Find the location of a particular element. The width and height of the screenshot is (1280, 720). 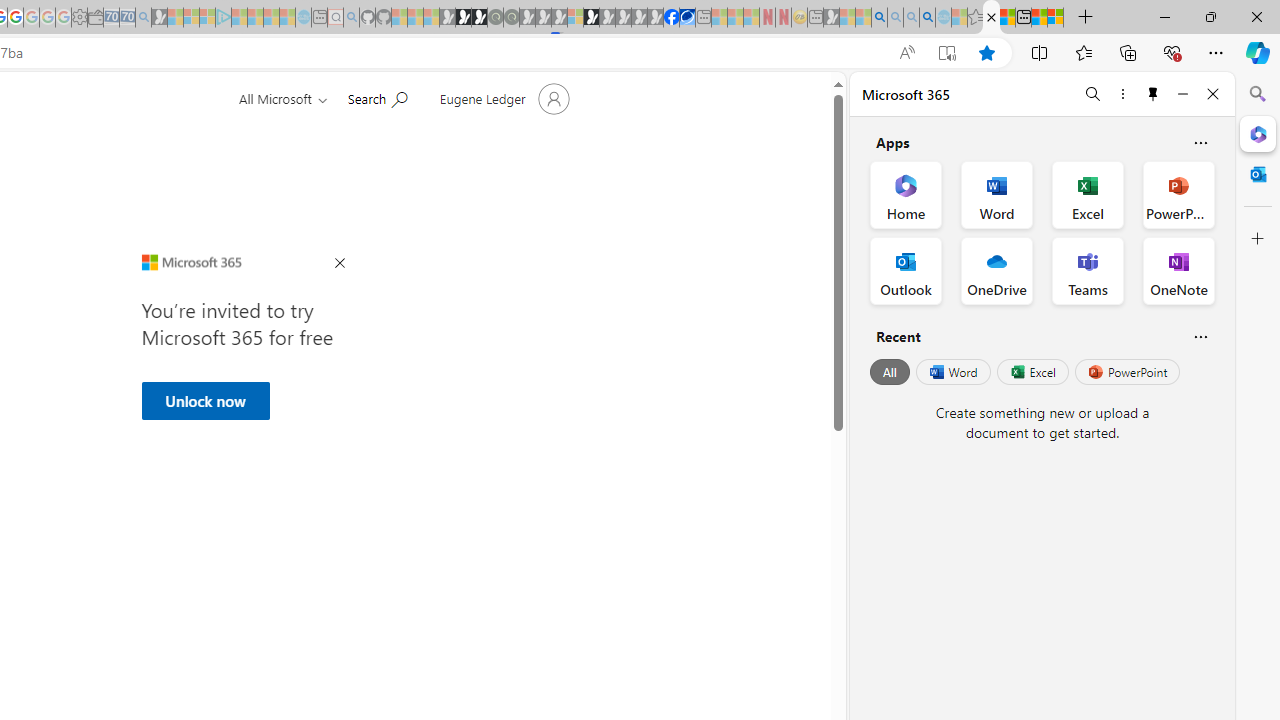

'Excel Office App' is located at coordinates (1087, 195).